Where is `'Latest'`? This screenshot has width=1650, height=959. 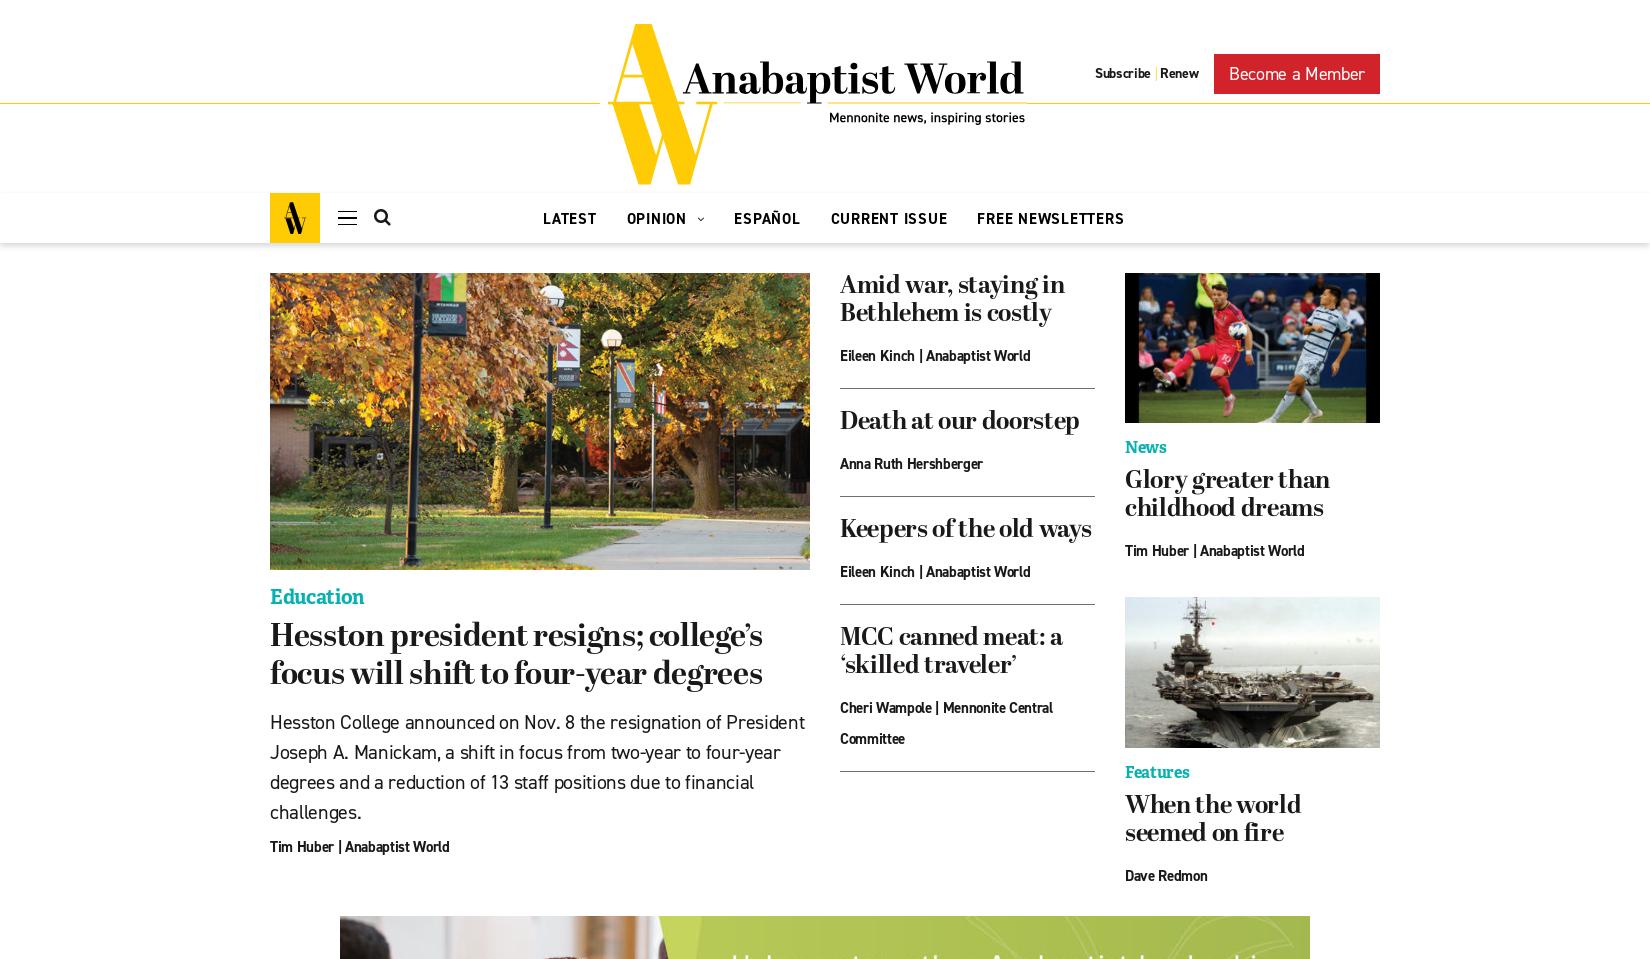 'Latest' is located at coordinates (542, 219).